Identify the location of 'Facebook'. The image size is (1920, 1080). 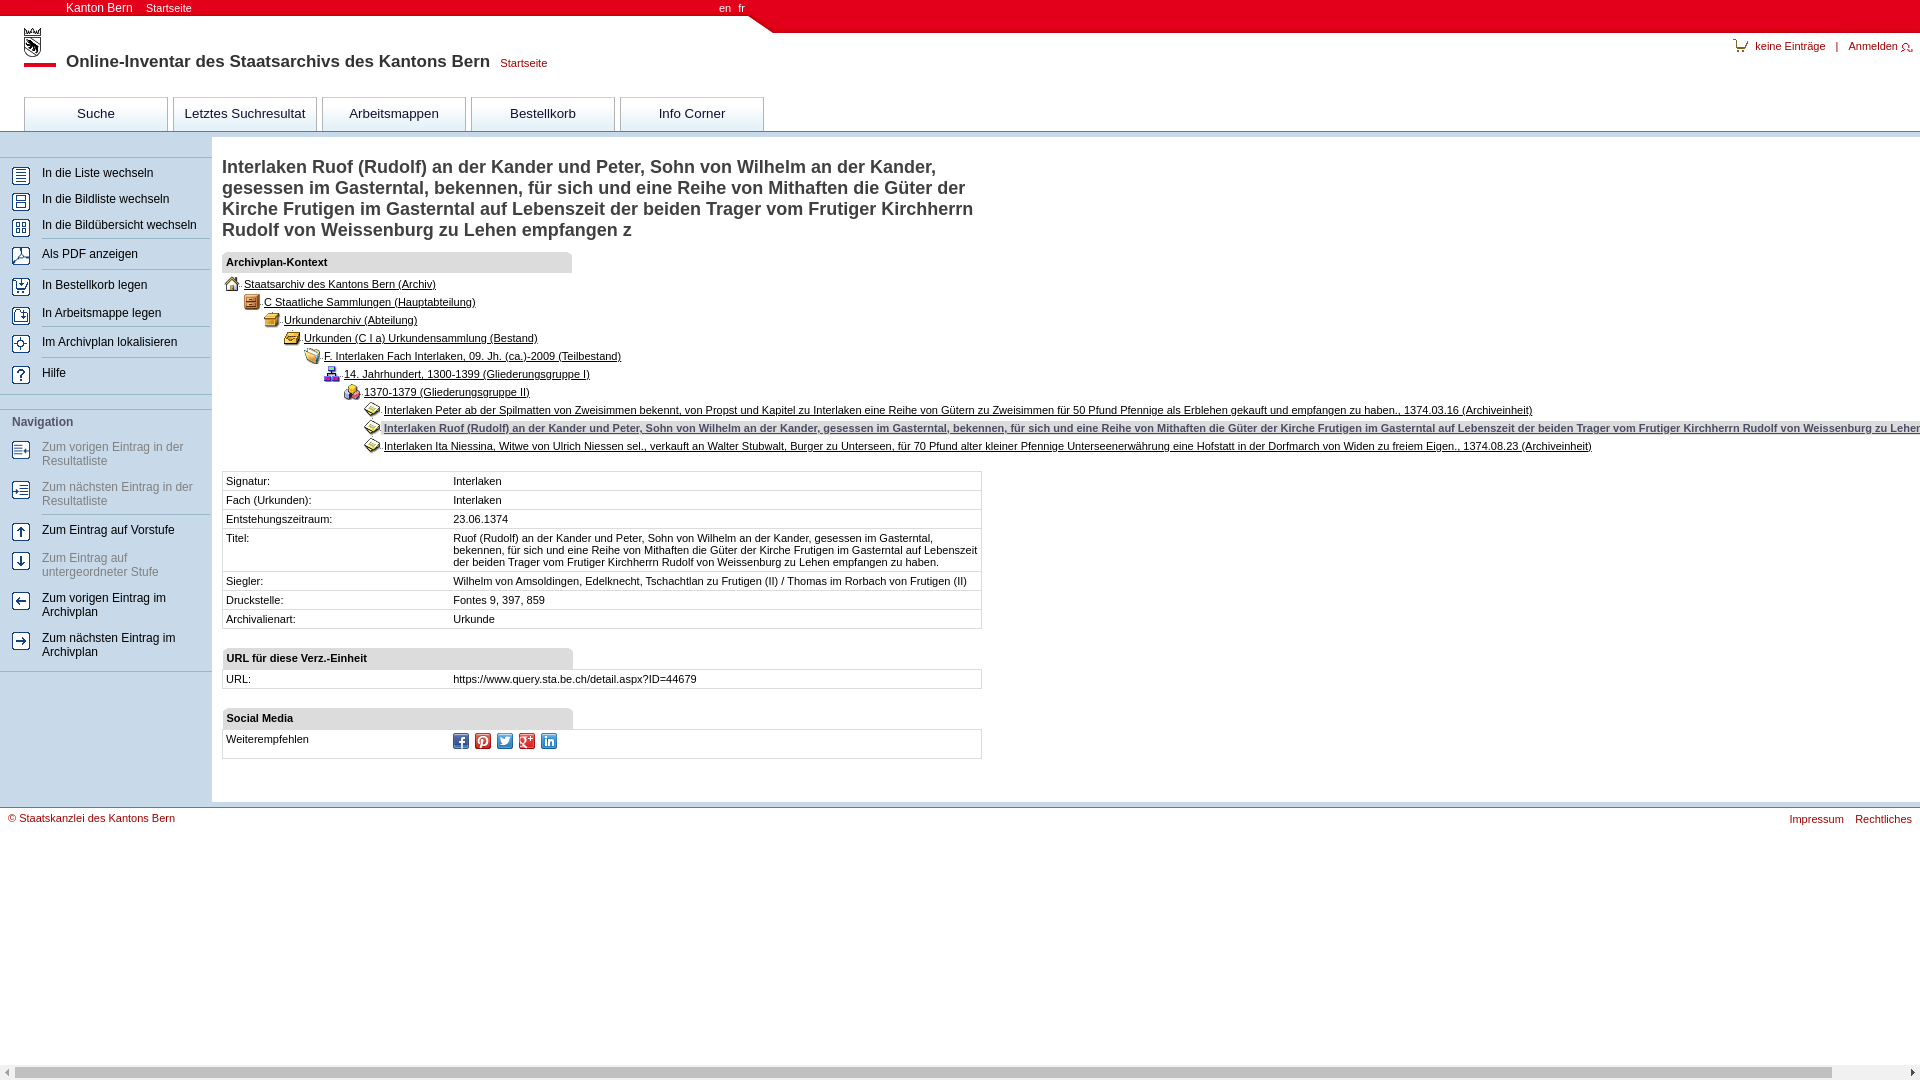
(459, 740).